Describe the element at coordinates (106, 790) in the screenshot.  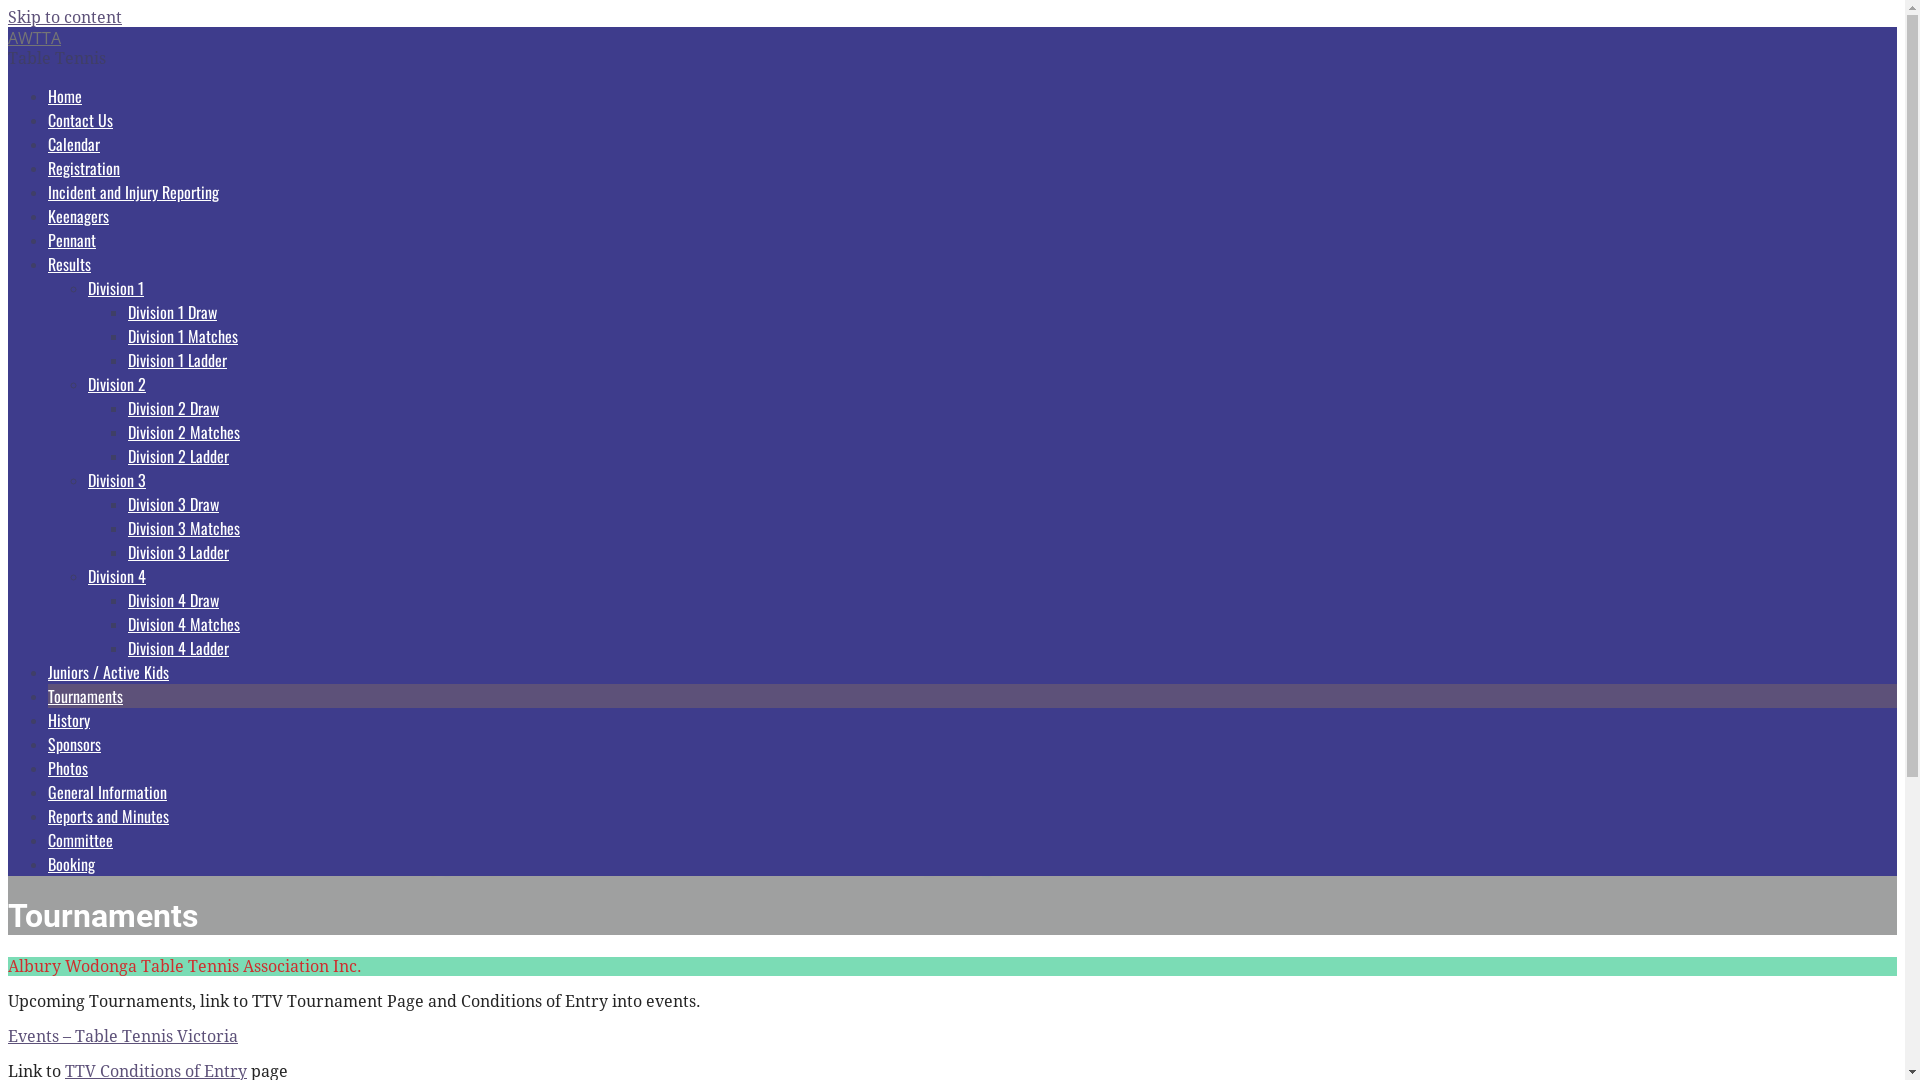
I see `'General Information'` at that location.